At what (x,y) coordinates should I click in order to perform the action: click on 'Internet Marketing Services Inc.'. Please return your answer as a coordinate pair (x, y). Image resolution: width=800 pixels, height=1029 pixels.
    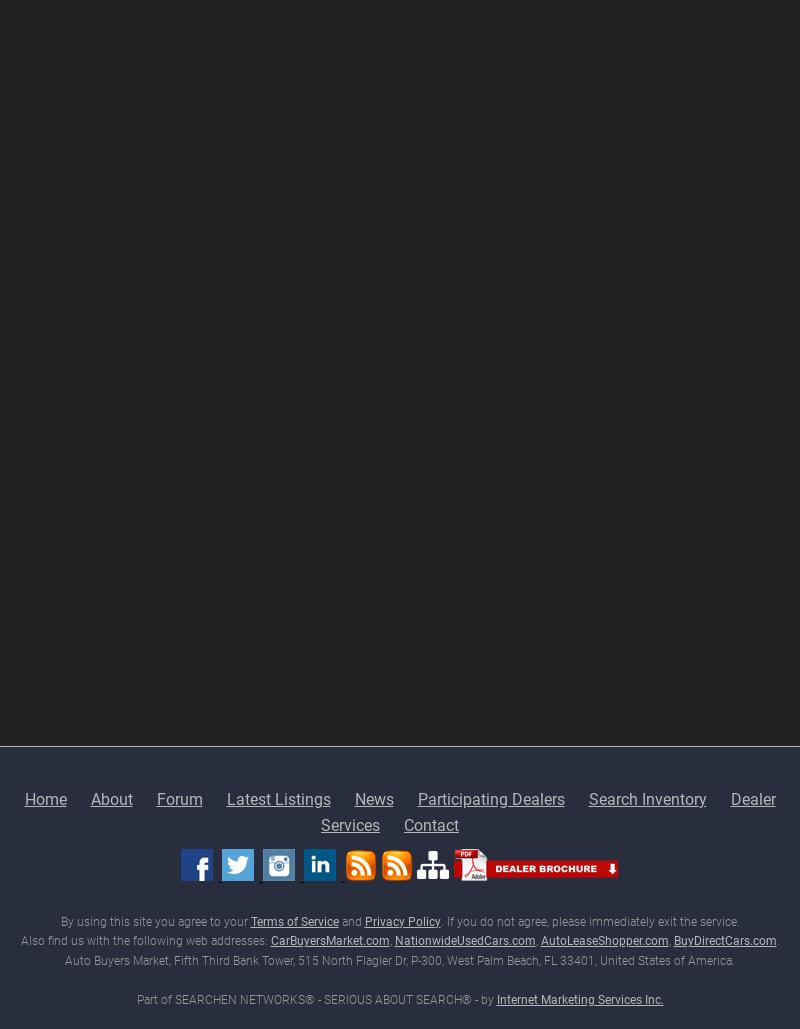
    Looking at the image, I should click on (578, 997).